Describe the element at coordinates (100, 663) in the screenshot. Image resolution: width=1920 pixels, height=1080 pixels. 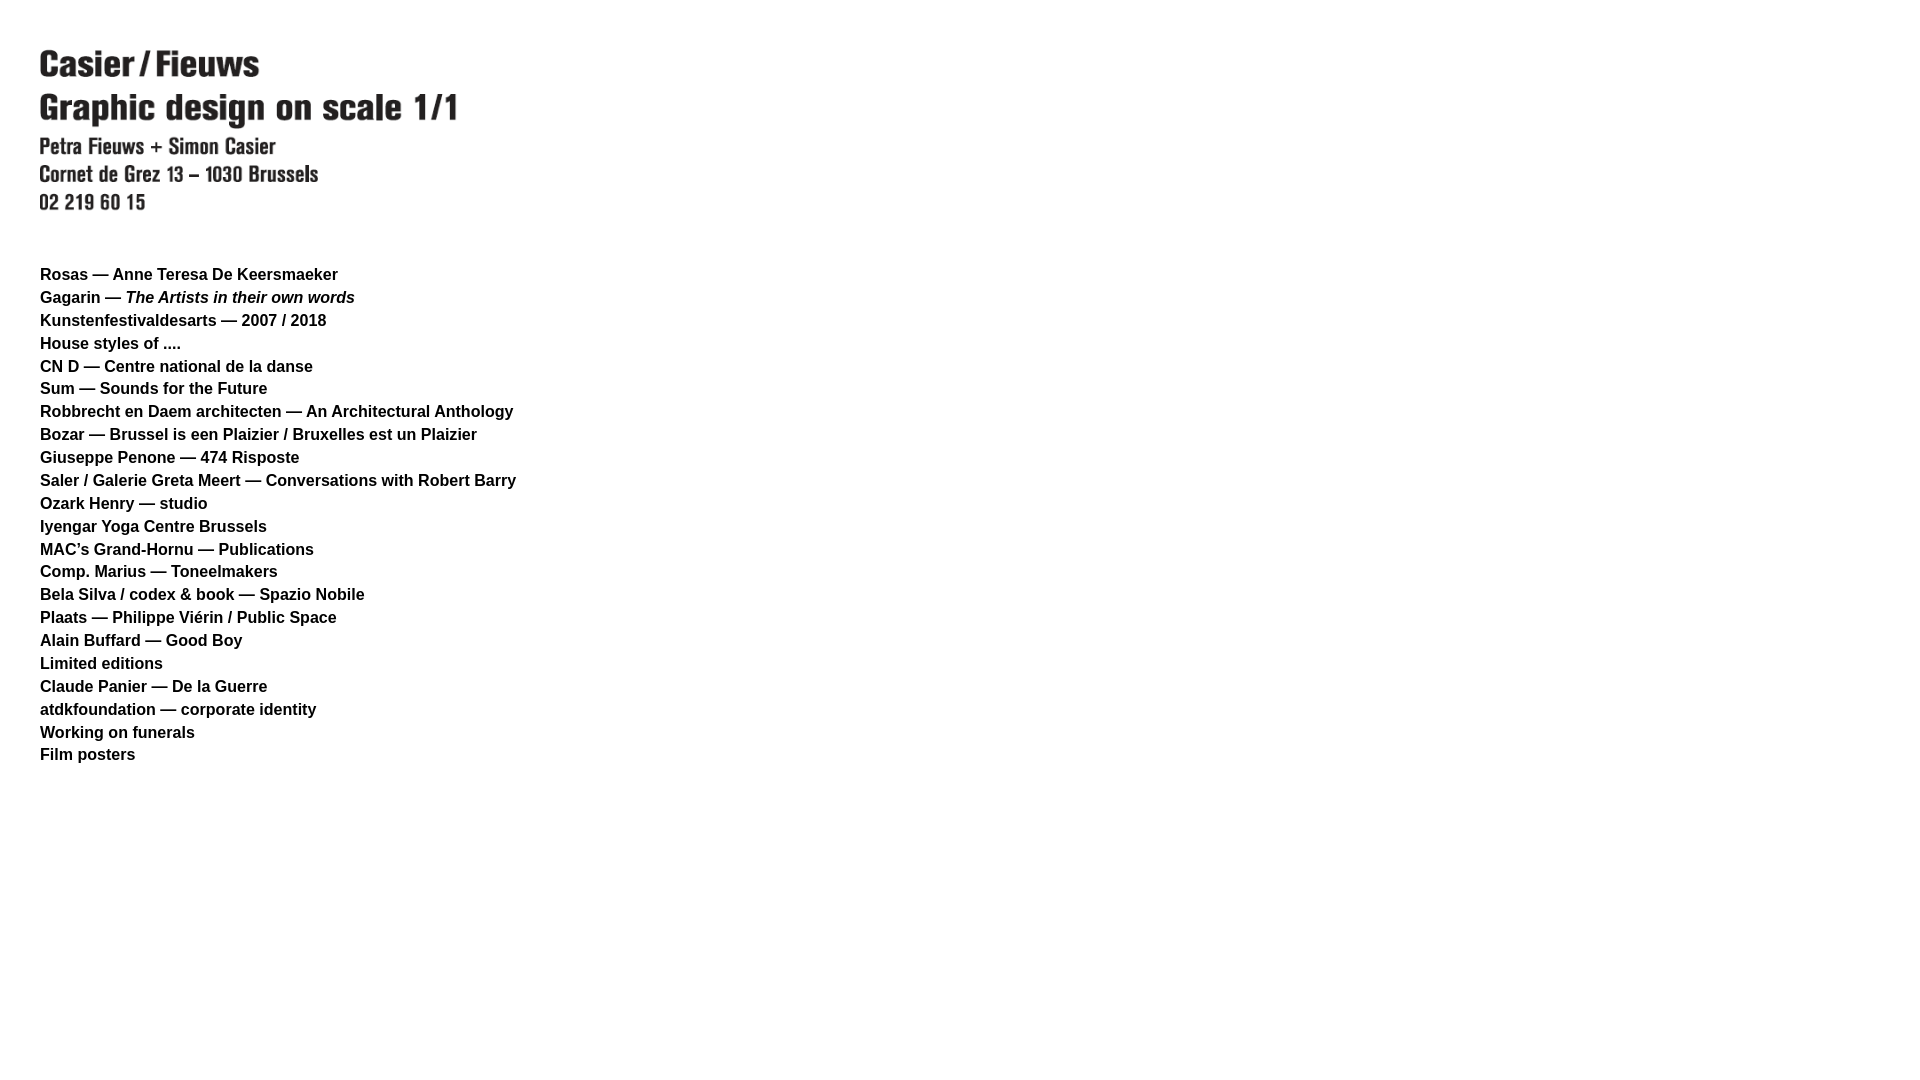
I see `'Limited editions'` at that location.